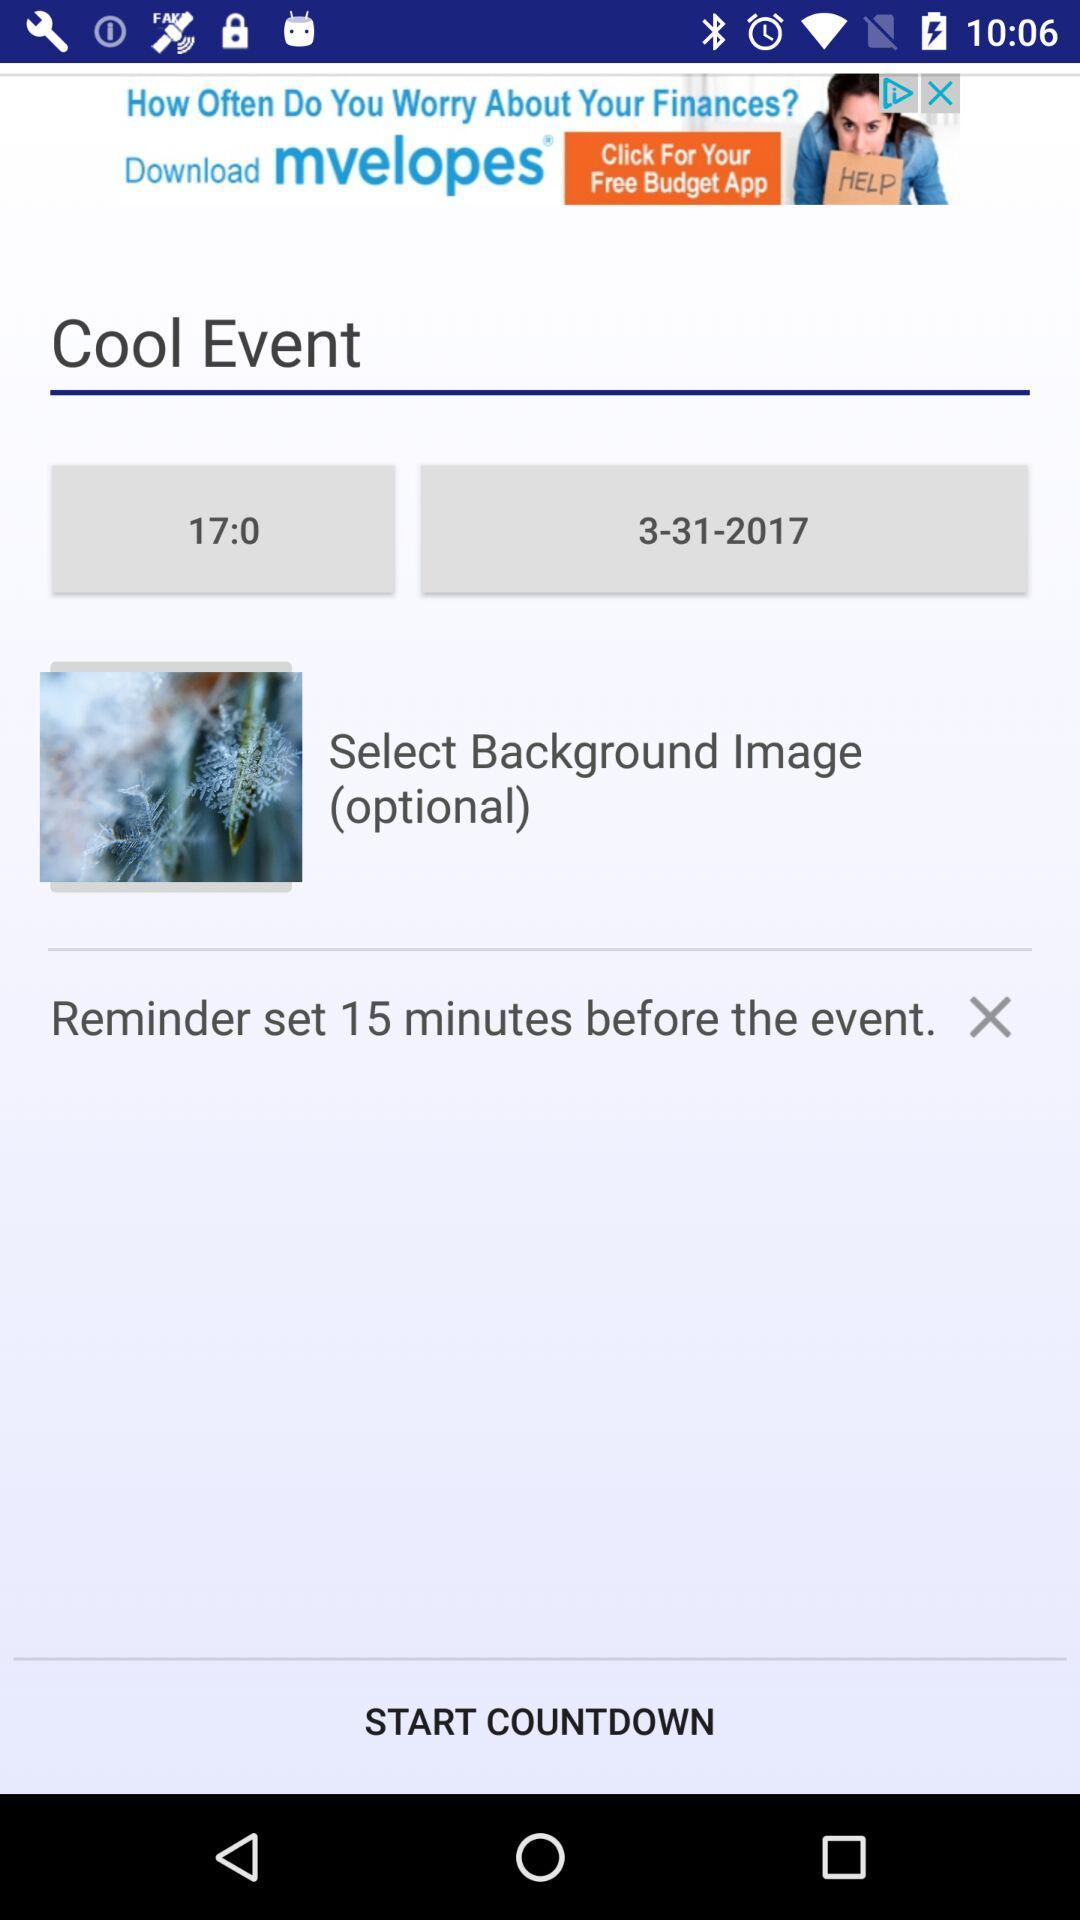 Image resolution: width=1080 pixels, height=1920 pixels. I want to click on the close icon, so click(990, 1016).